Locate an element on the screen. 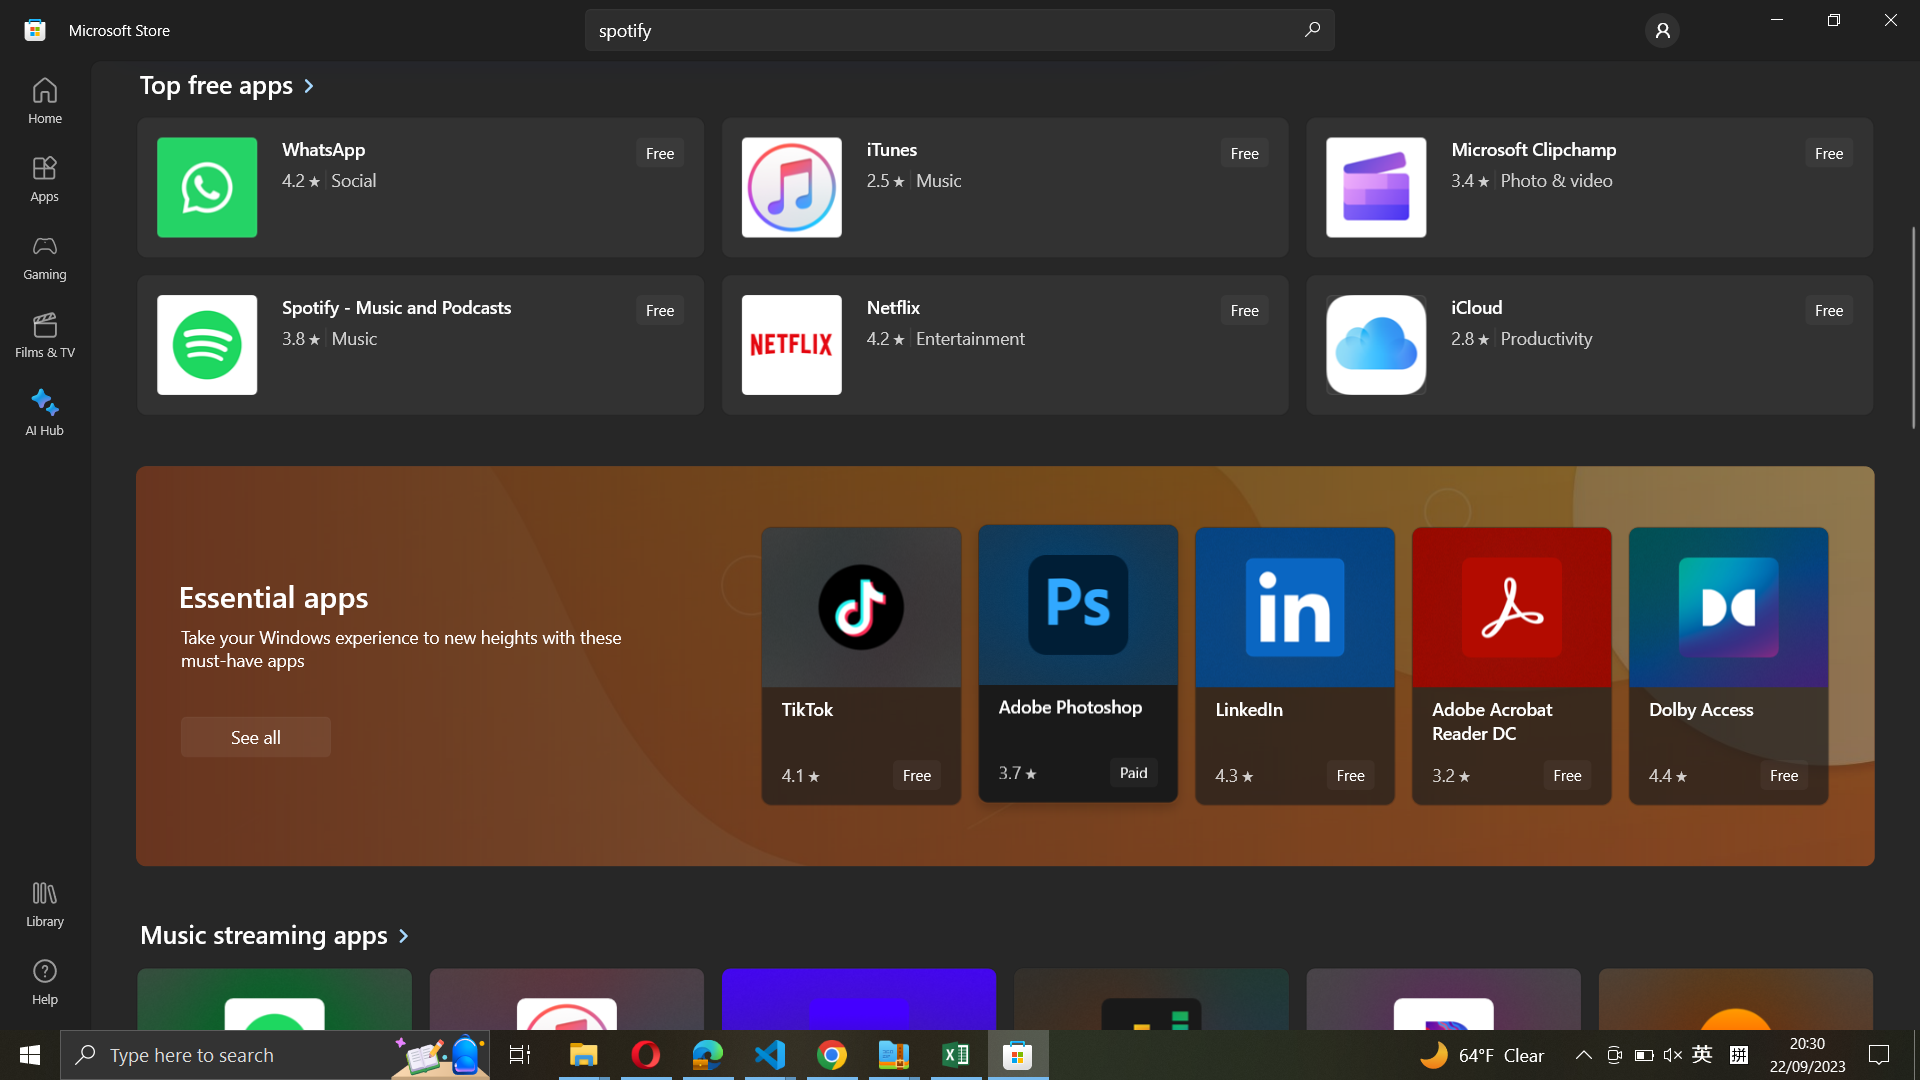 The image size is (1920, 1080). Tiktok app details is located at coordinates (860, 666).